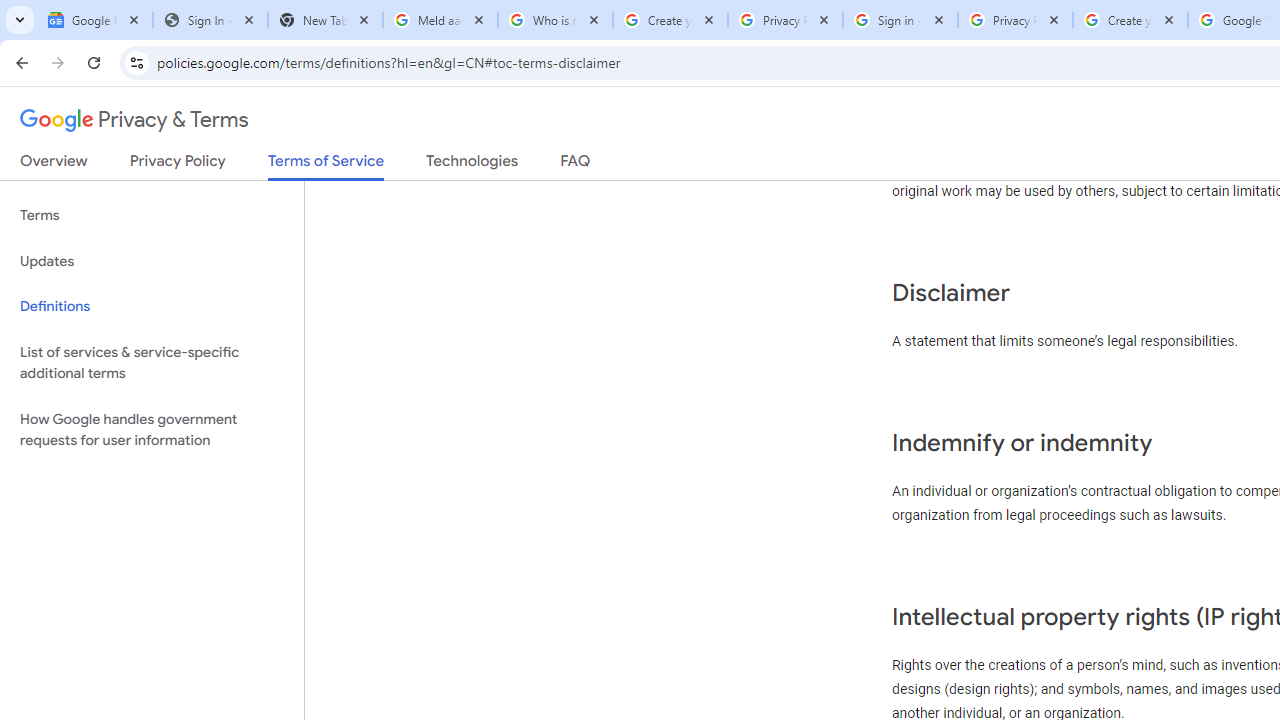 This screenshot has height=720, width=1280. I want to click on 'New Tab', so click(325, 20).